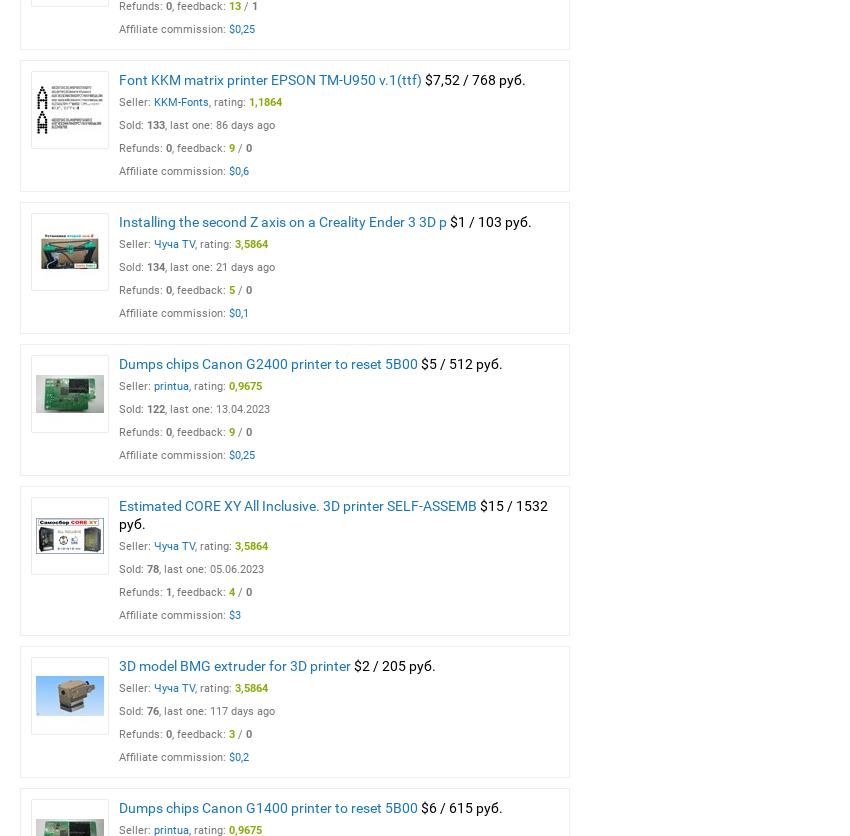  I want to click on ', last one: 86 days ago', so click(219, 124).